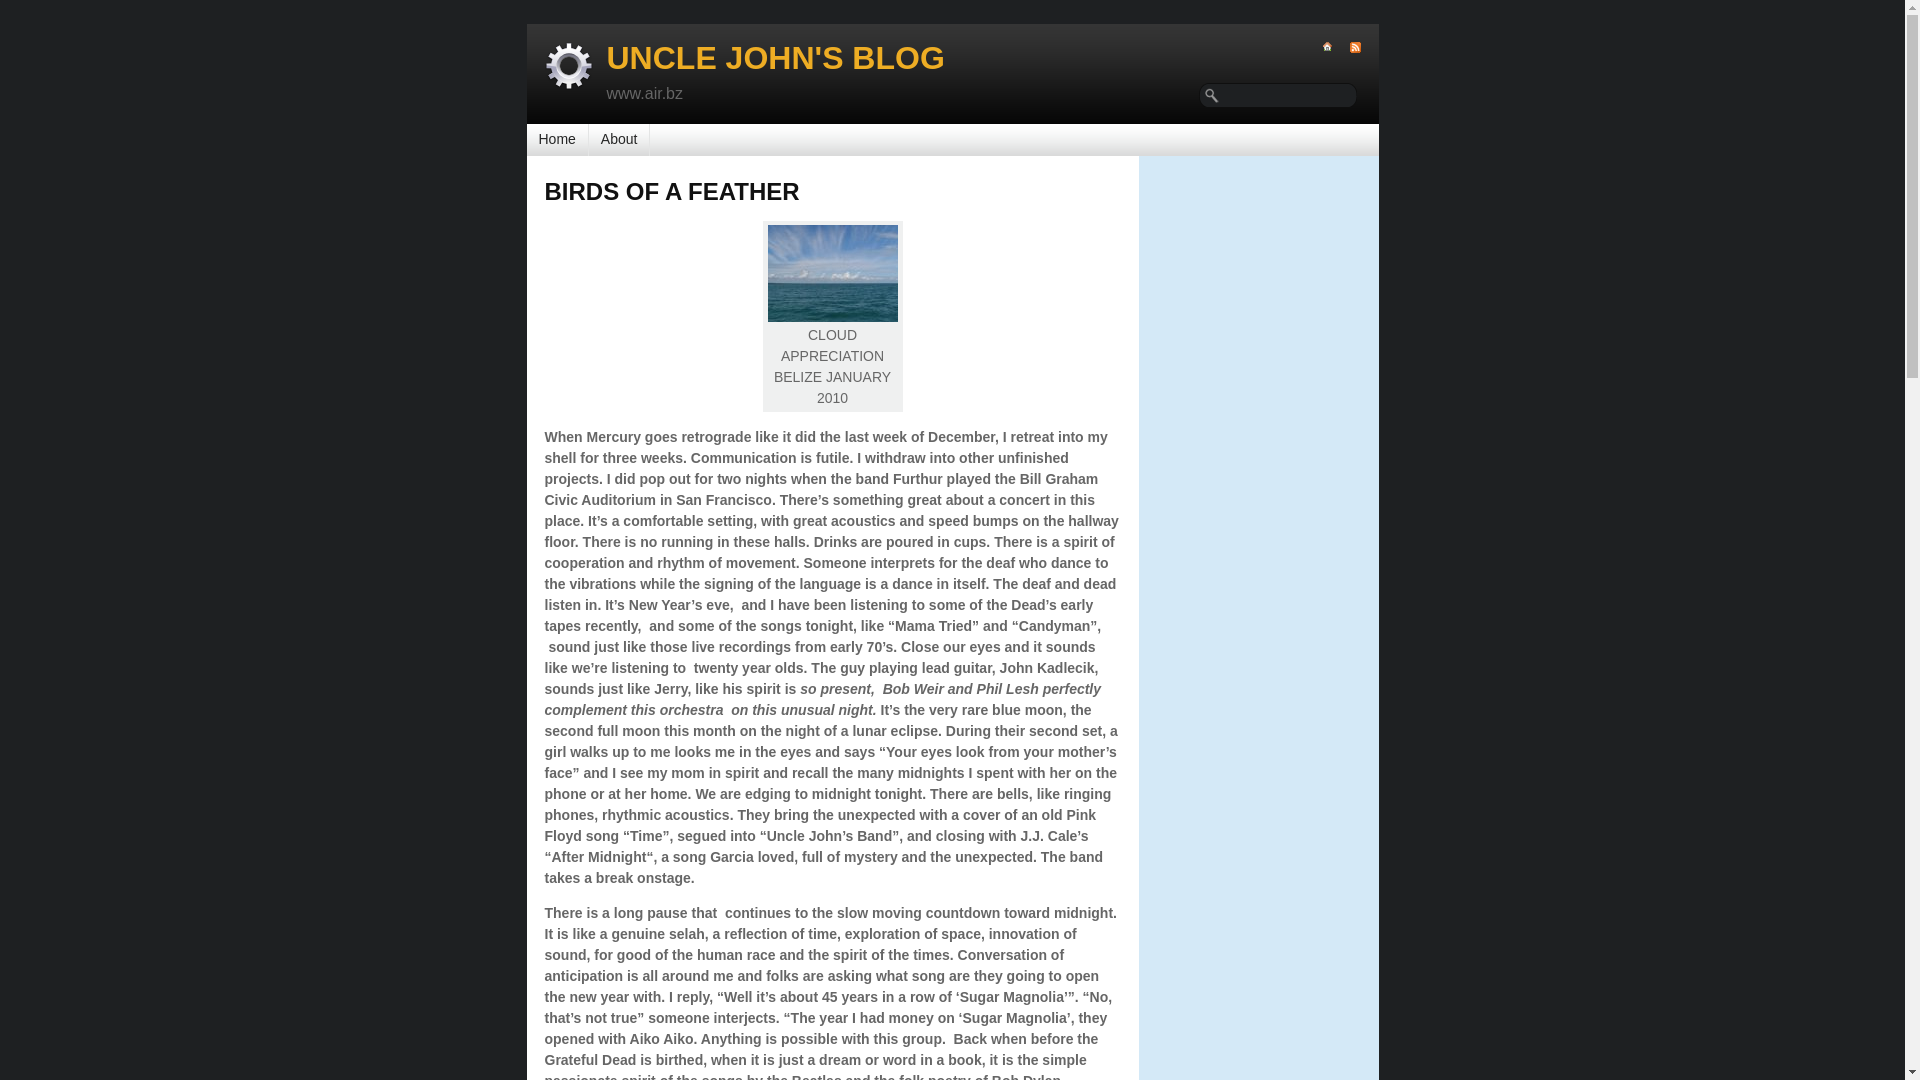 The width and height of the screenshot is (1920, 1080). I want to click on 'RSS link', so click(1346, 46).